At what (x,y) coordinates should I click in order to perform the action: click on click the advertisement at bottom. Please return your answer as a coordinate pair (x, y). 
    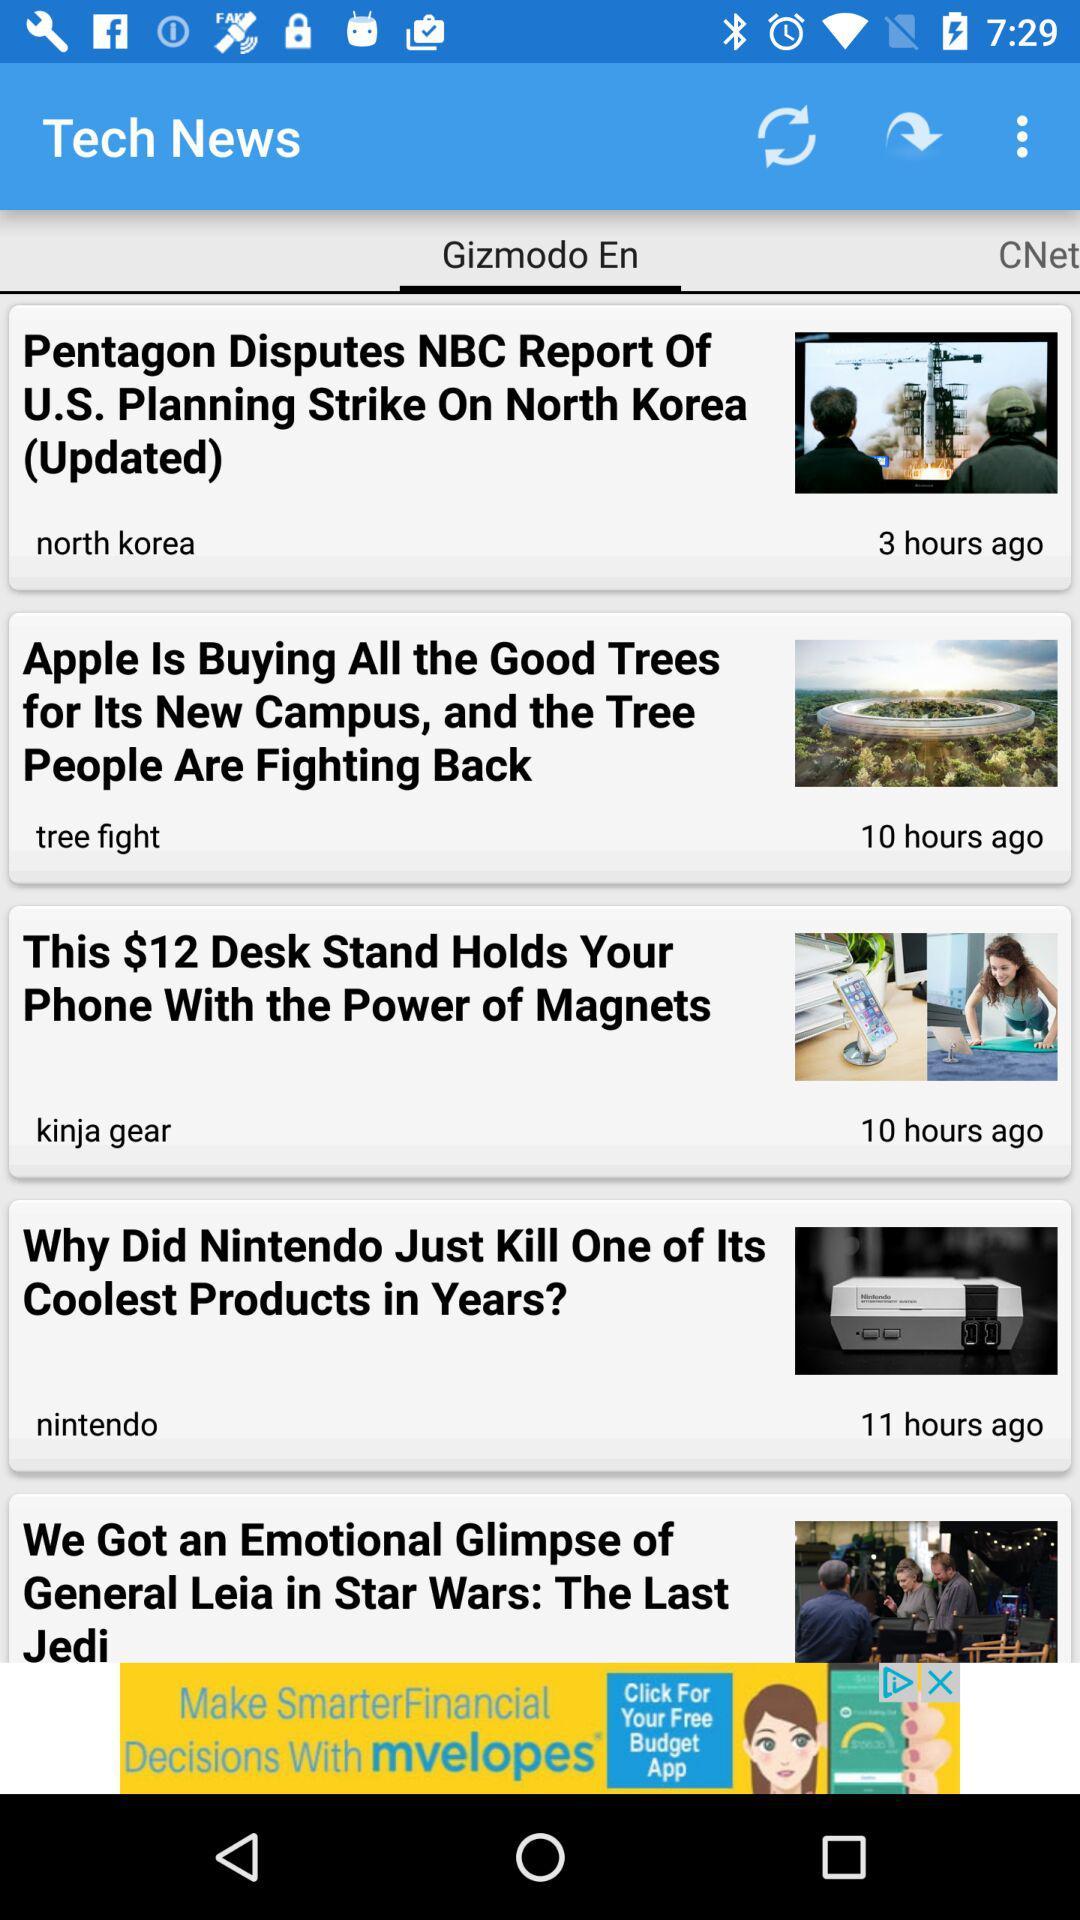
    Looking at the image, I should click on (540, 1727).